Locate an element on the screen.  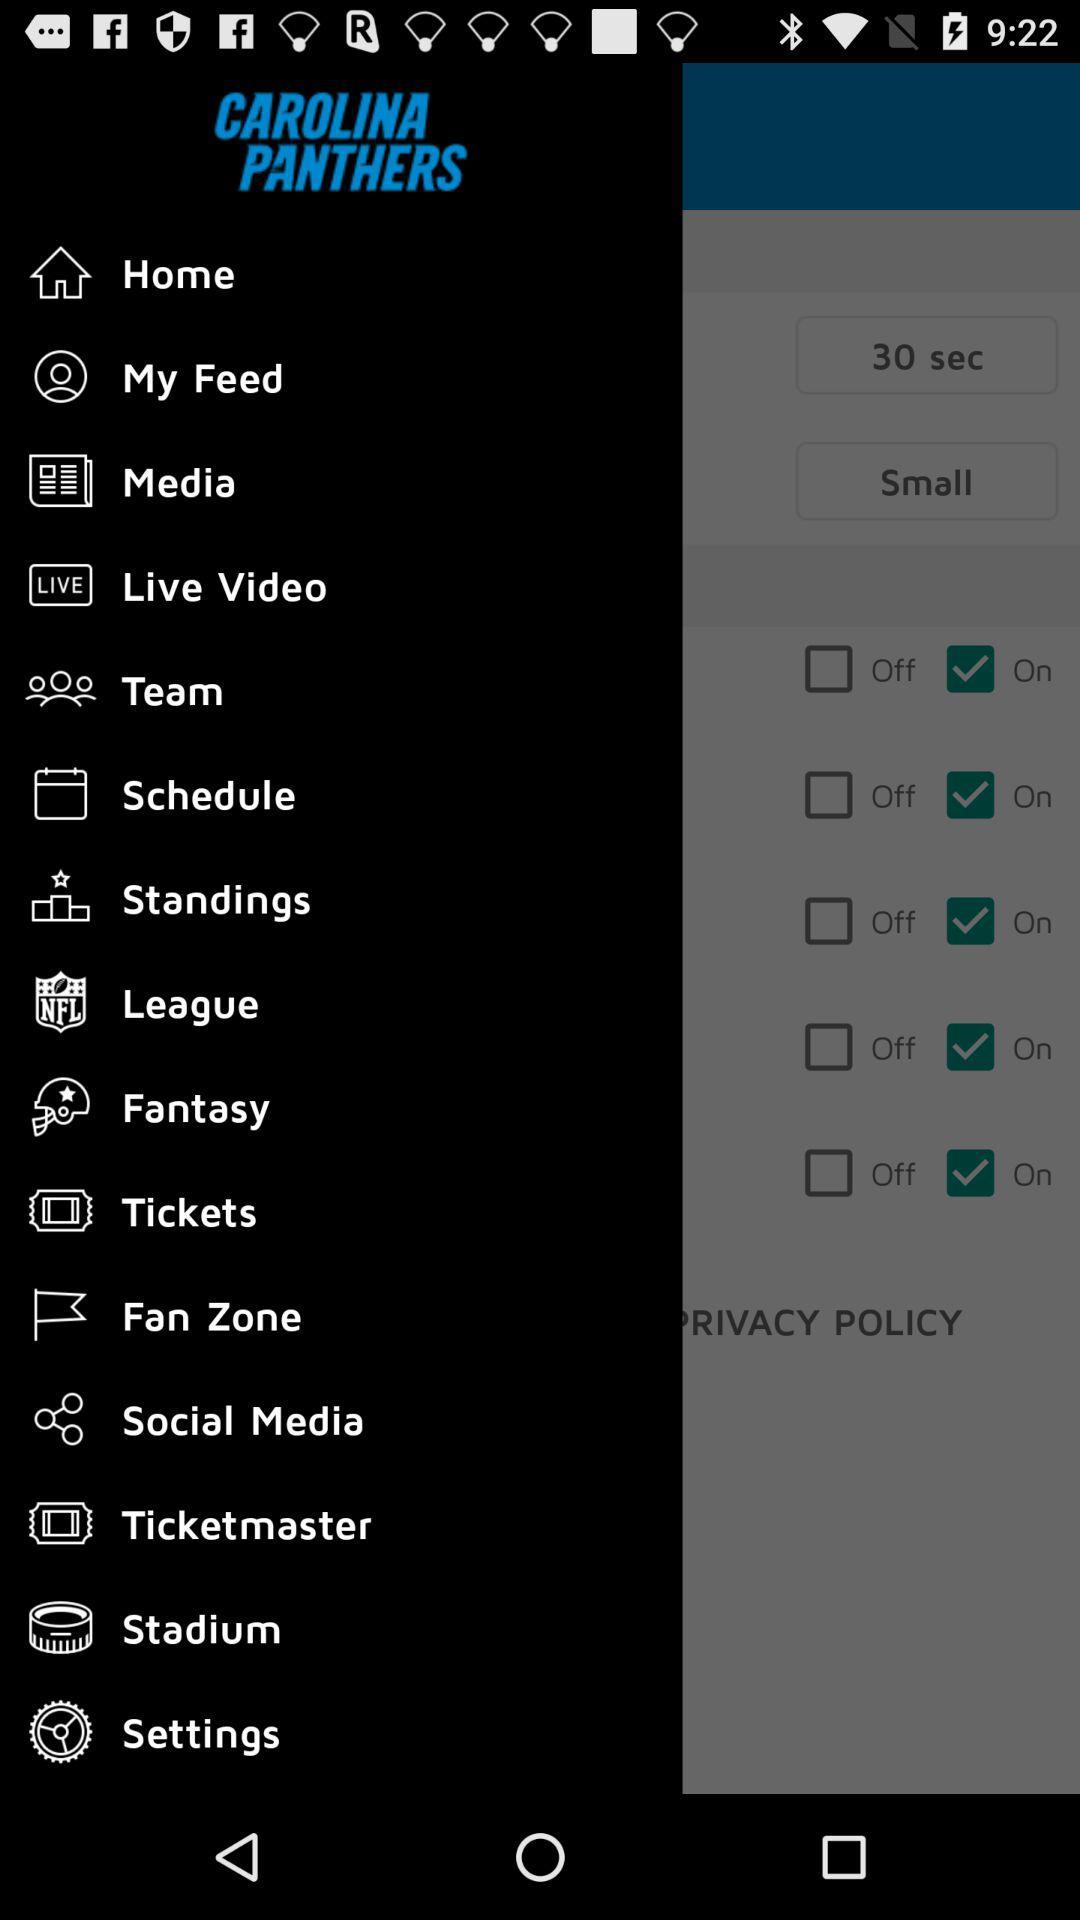
the second on from the top is located at coordinates (998, 794).